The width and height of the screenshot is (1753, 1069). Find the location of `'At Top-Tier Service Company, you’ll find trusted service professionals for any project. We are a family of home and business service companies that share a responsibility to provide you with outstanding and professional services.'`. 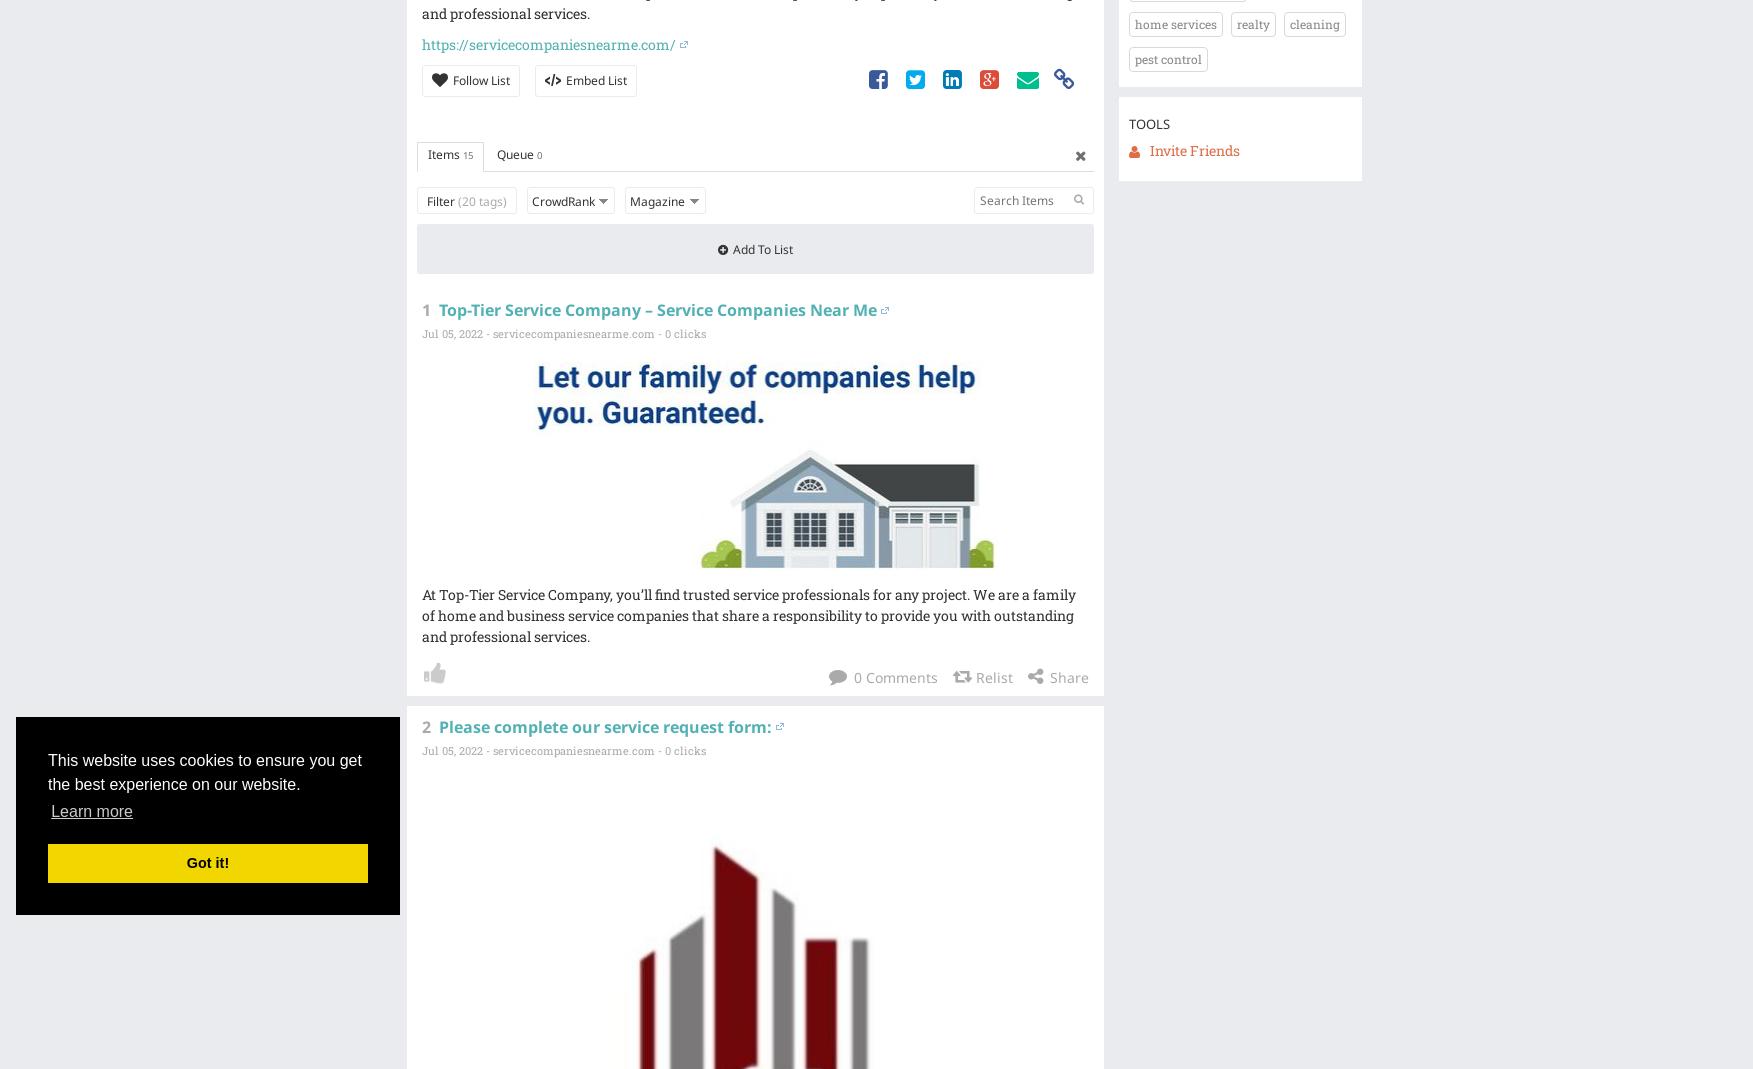

'At Top-Tier Service Company, you’ll find trusted service professionals for any project. We are a family of home and business service companies that share a responsibility to provide you with outstanding and professional services.' is located at coordinates (747, 614).